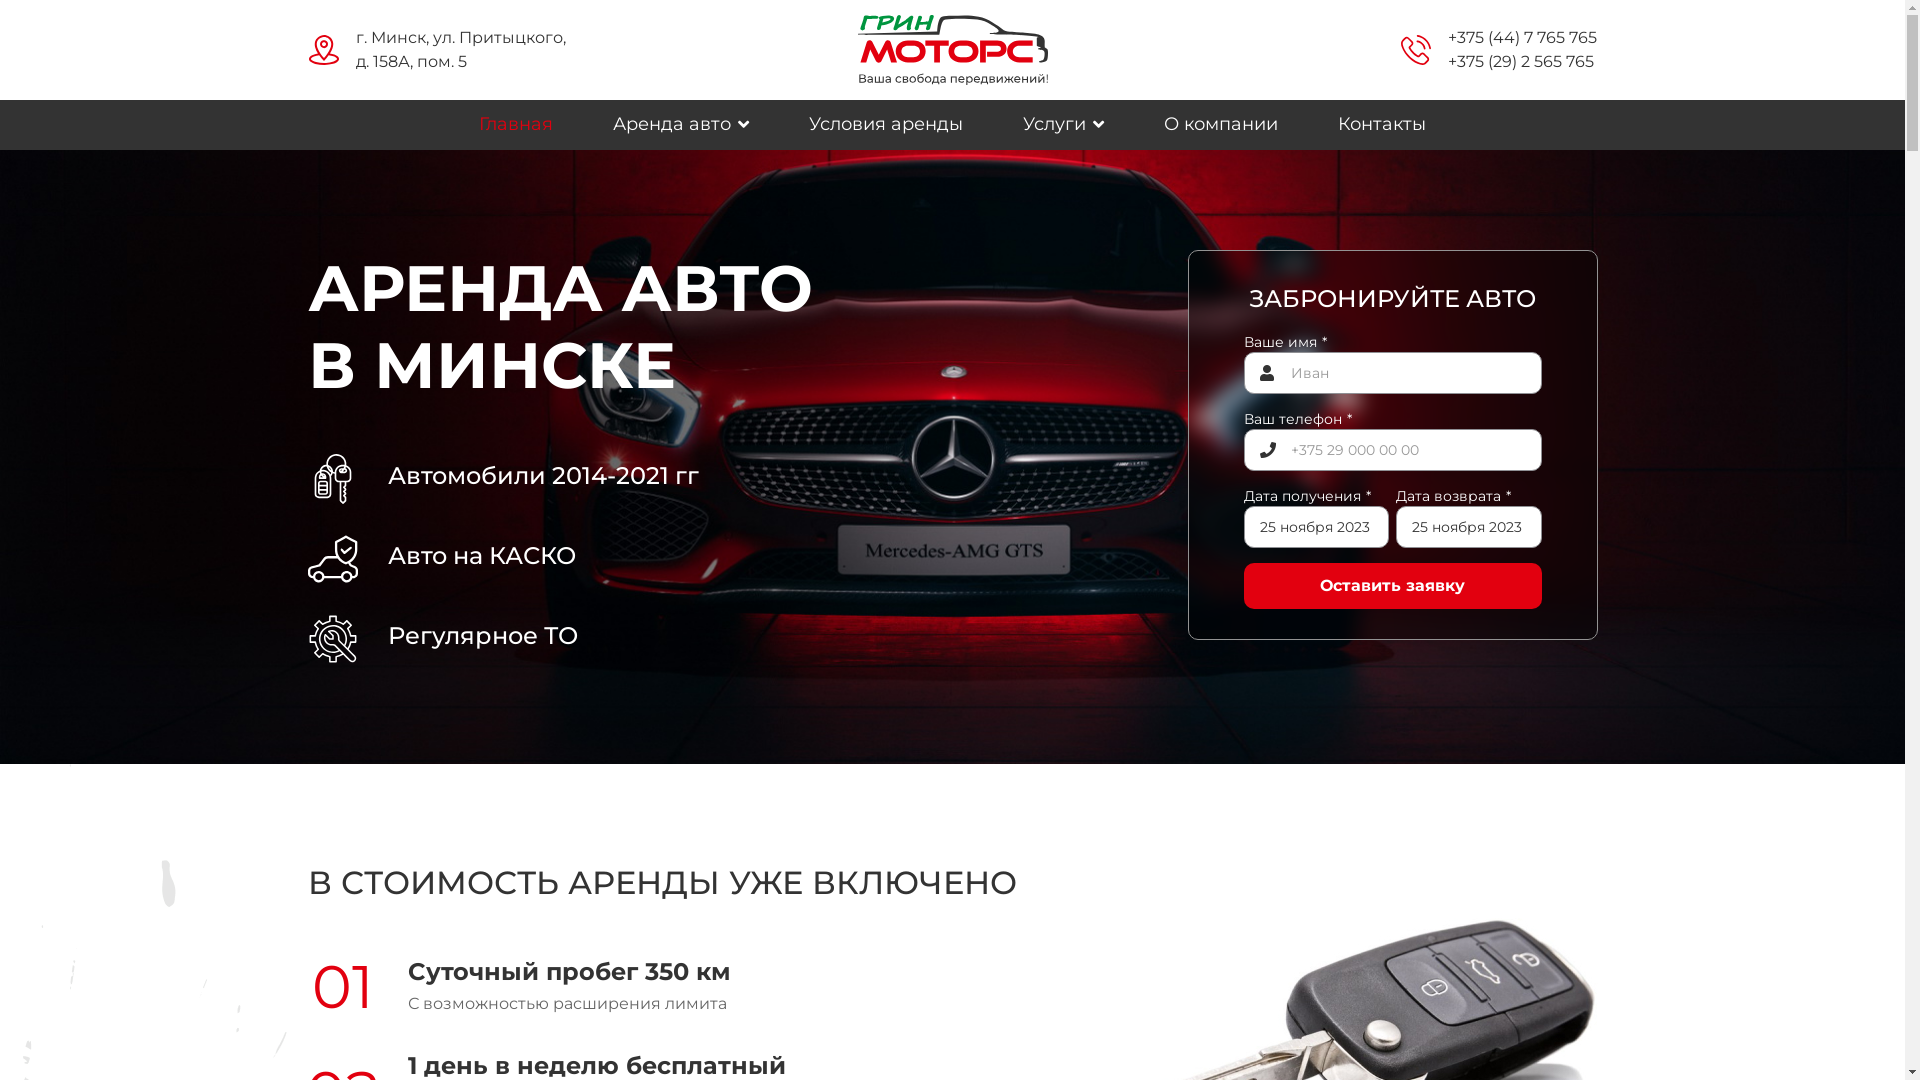 The width and height of the screenshot is (1920, 1080). I want to click on '+375 (44) 7 765 765', so click(1521, 37).